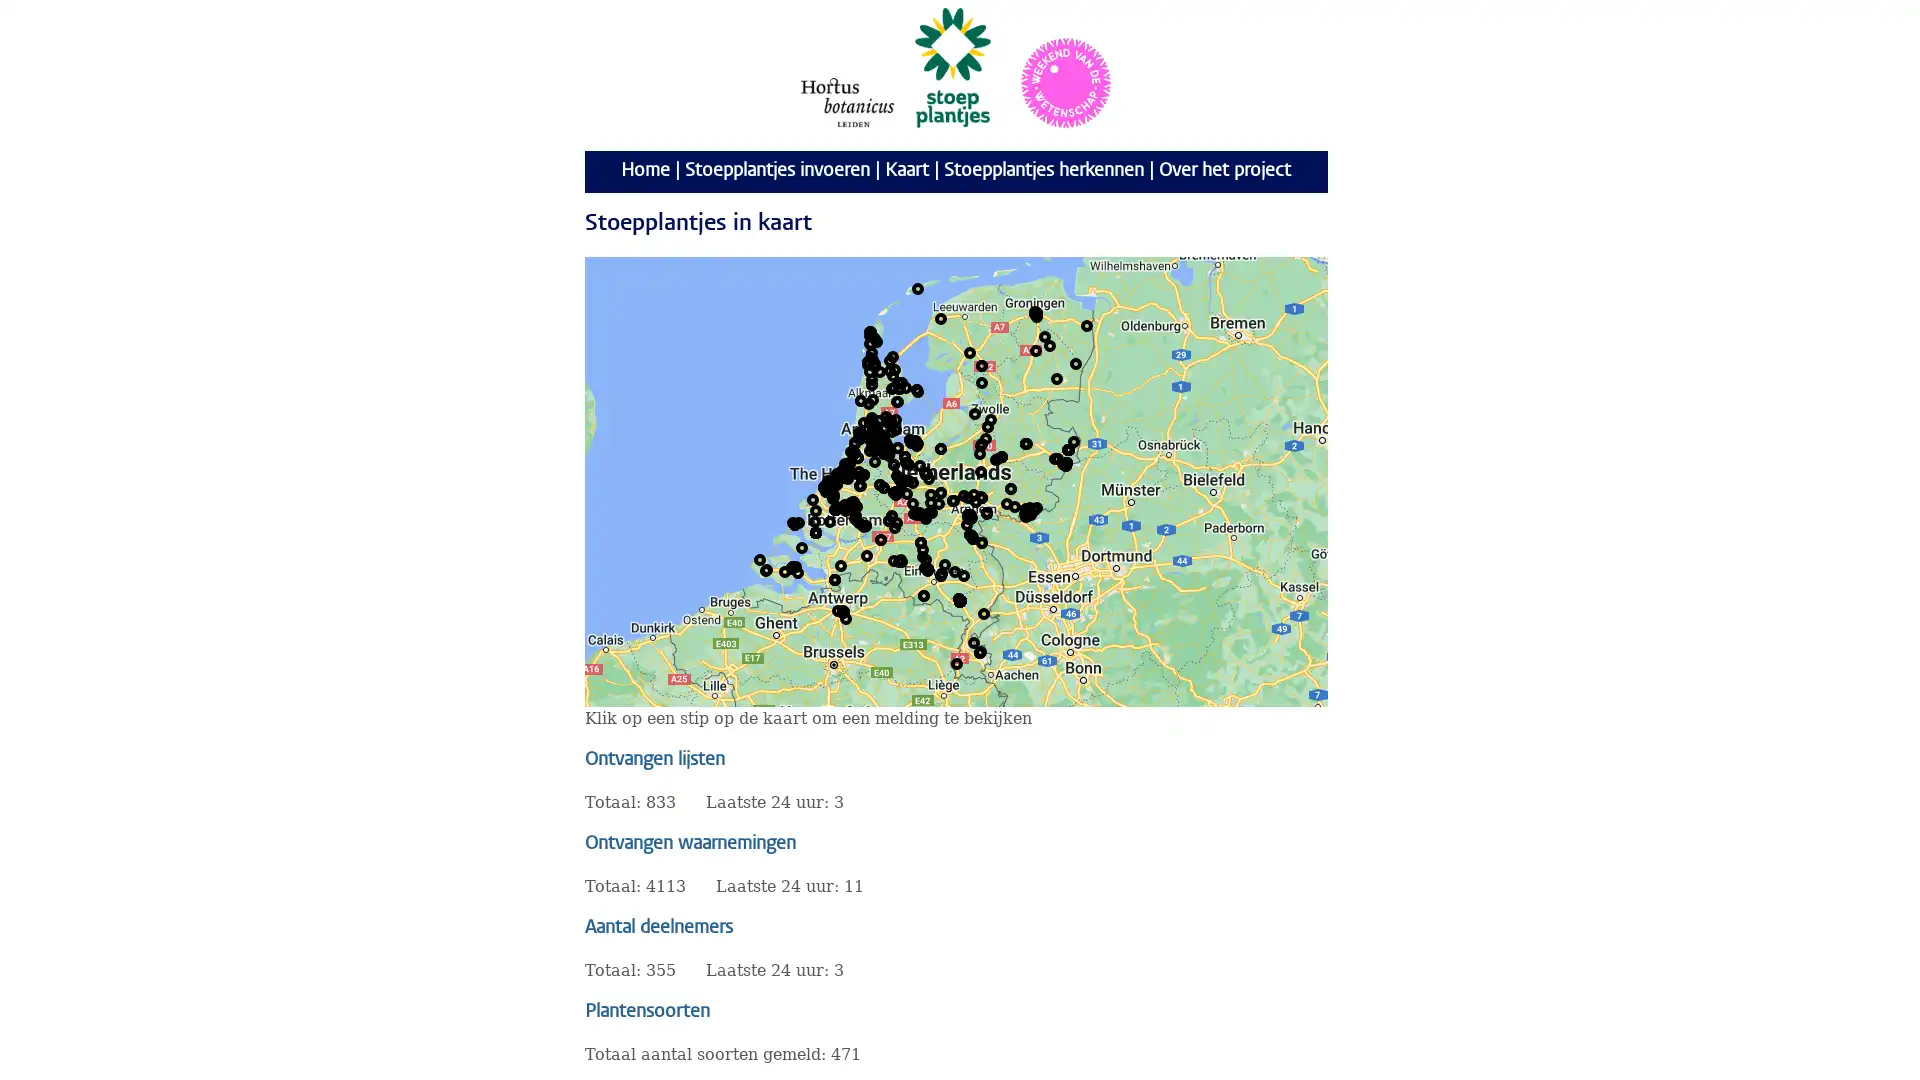 The image size is (1920, 1080). I want to click on Telling van Scouting Titus Bransma op 04 oktober 2021, so click(1068, 447).